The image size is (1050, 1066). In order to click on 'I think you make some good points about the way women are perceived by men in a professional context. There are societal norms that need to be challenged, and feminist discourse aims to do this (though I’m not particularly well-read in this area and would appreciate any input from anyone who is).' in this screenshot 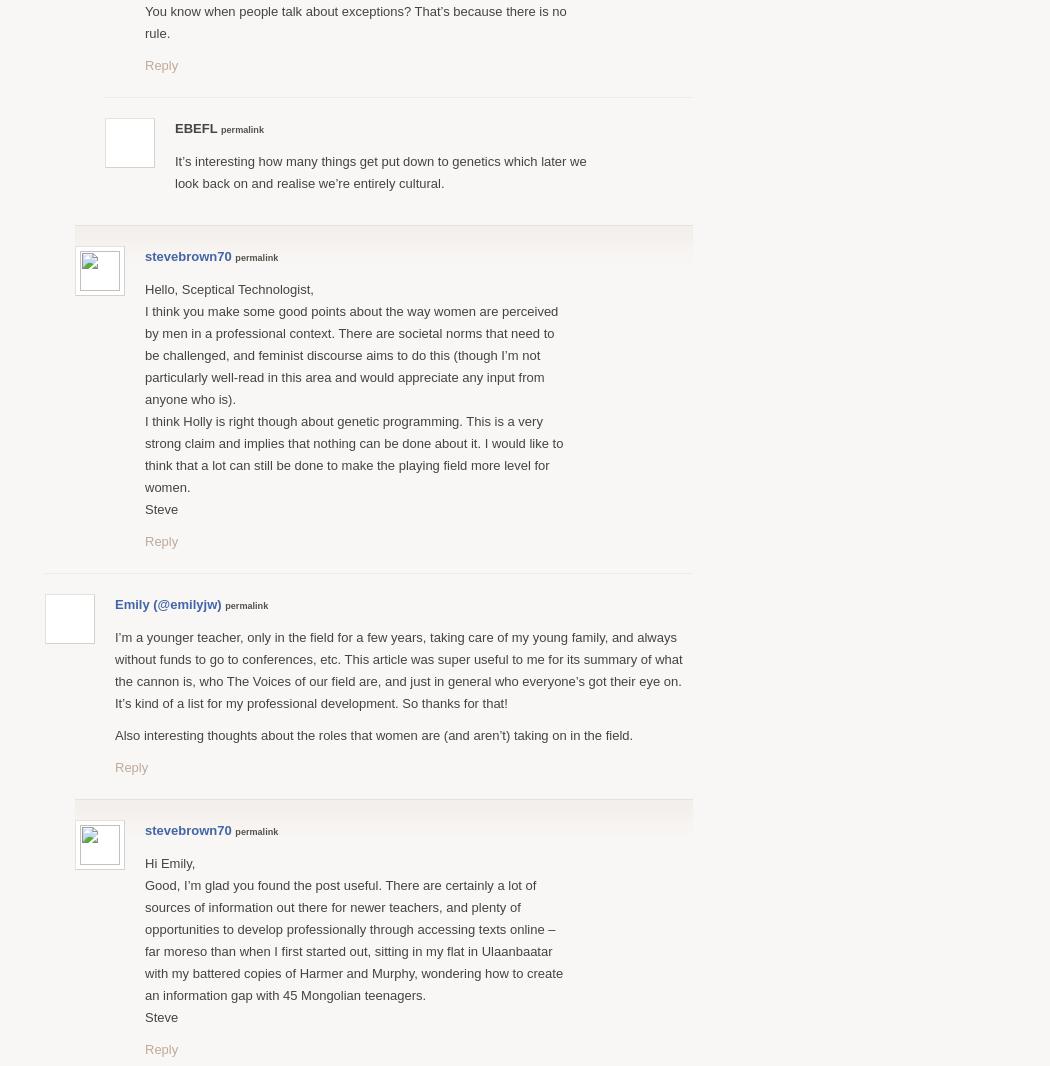, I will do `click(350, 354)`.